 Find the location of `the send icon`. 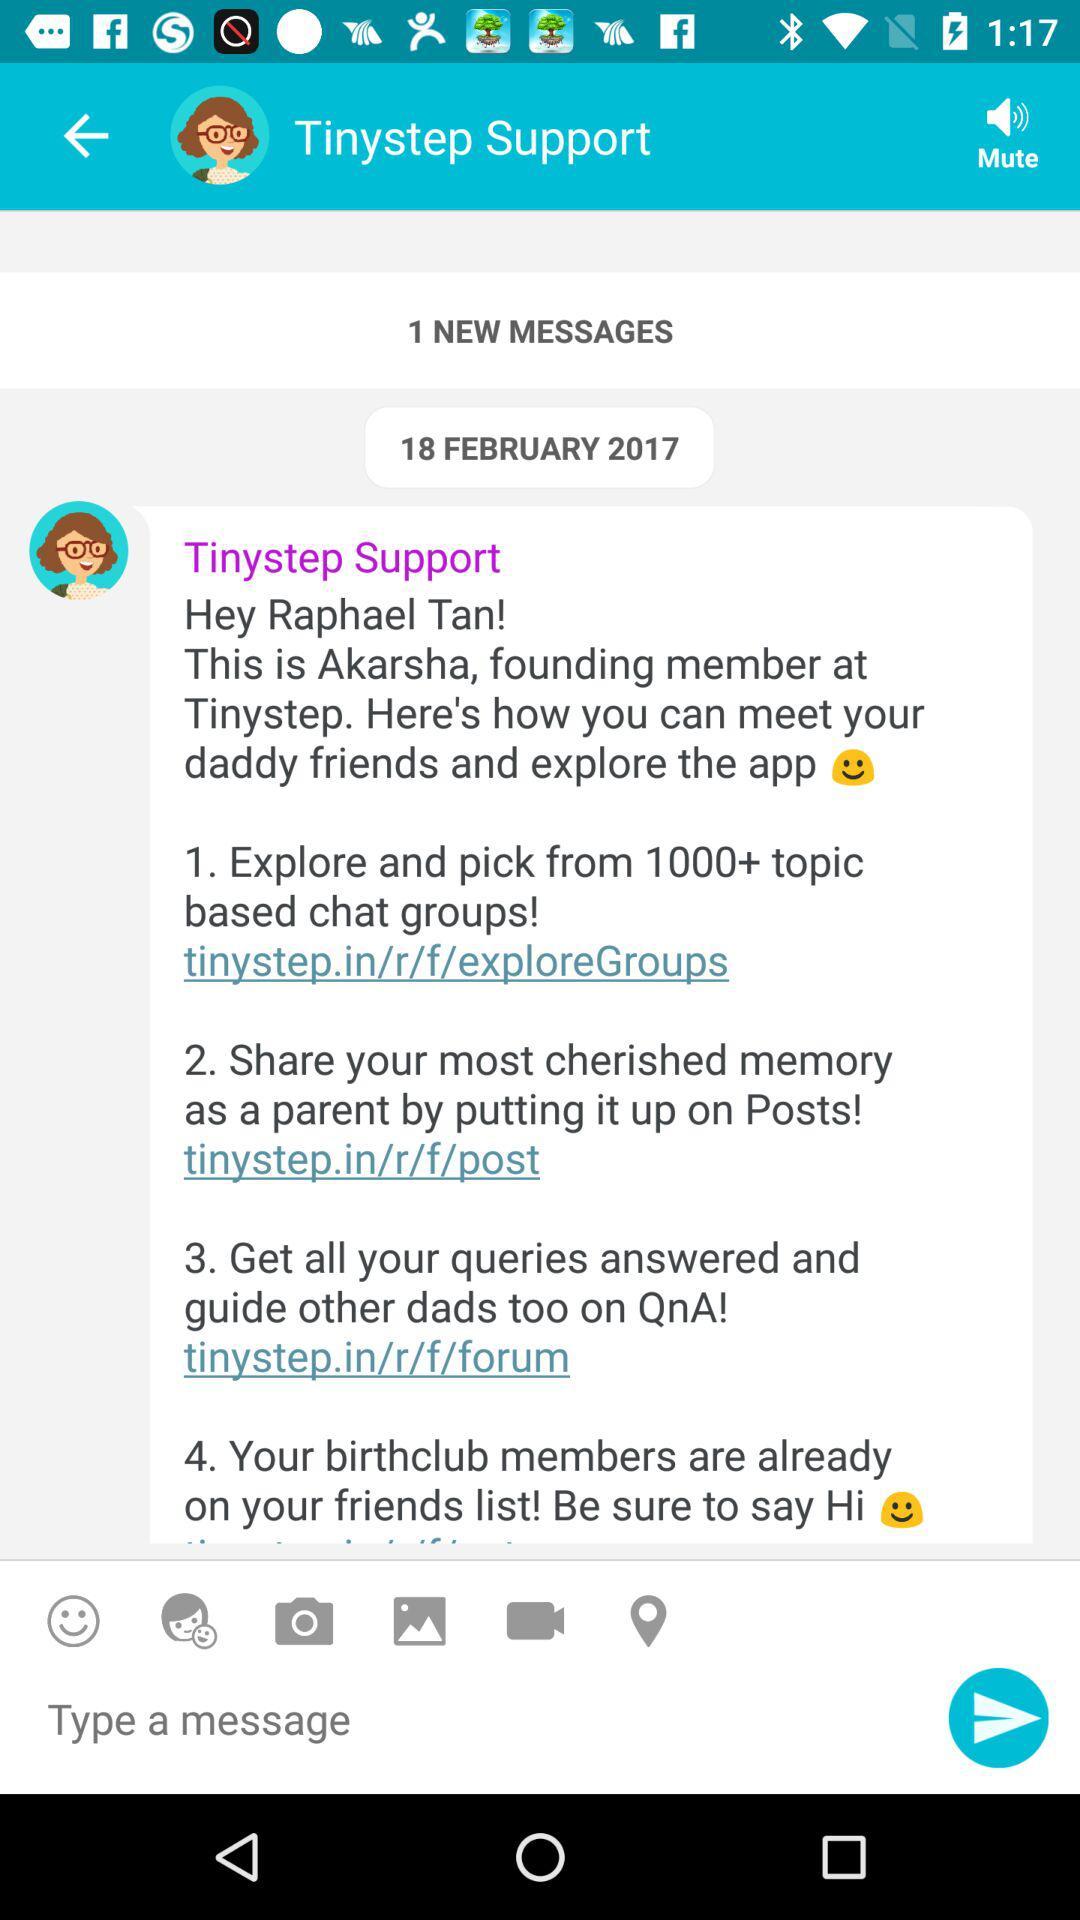

the send icon is located at coordinates (998, 1716).